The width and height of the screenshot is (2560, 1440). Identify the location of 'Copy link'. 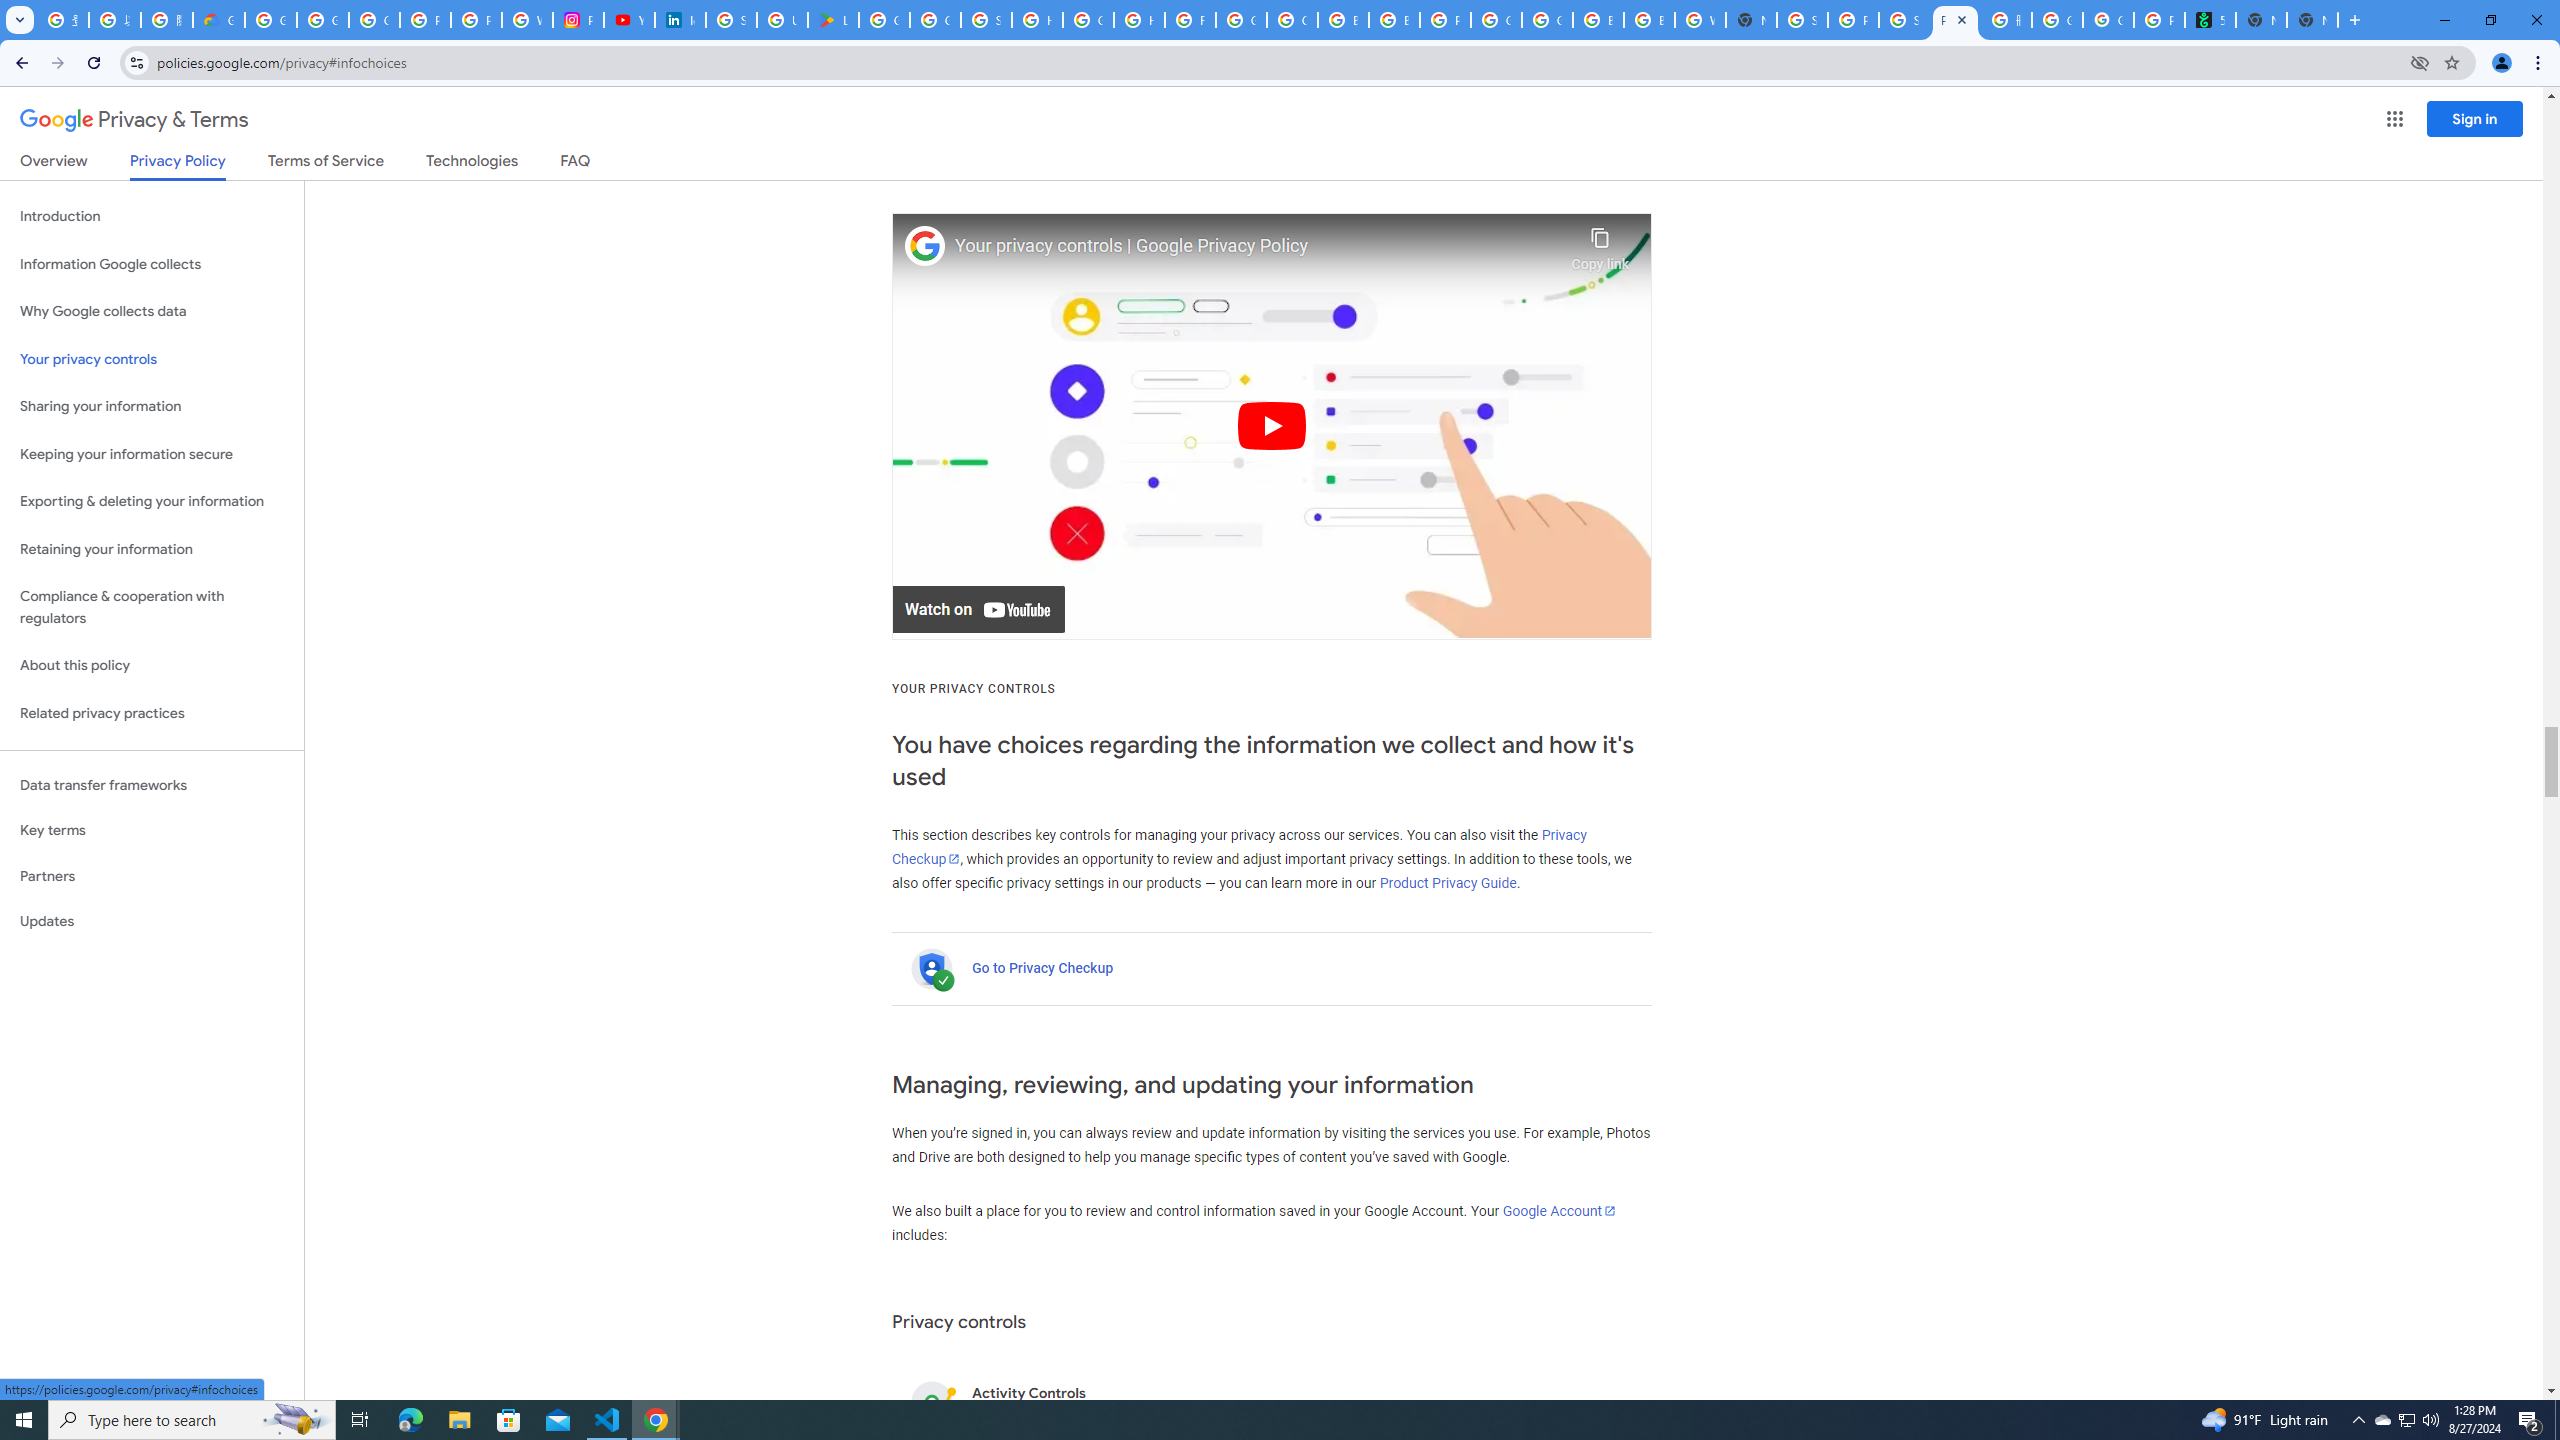
(1599, 244).